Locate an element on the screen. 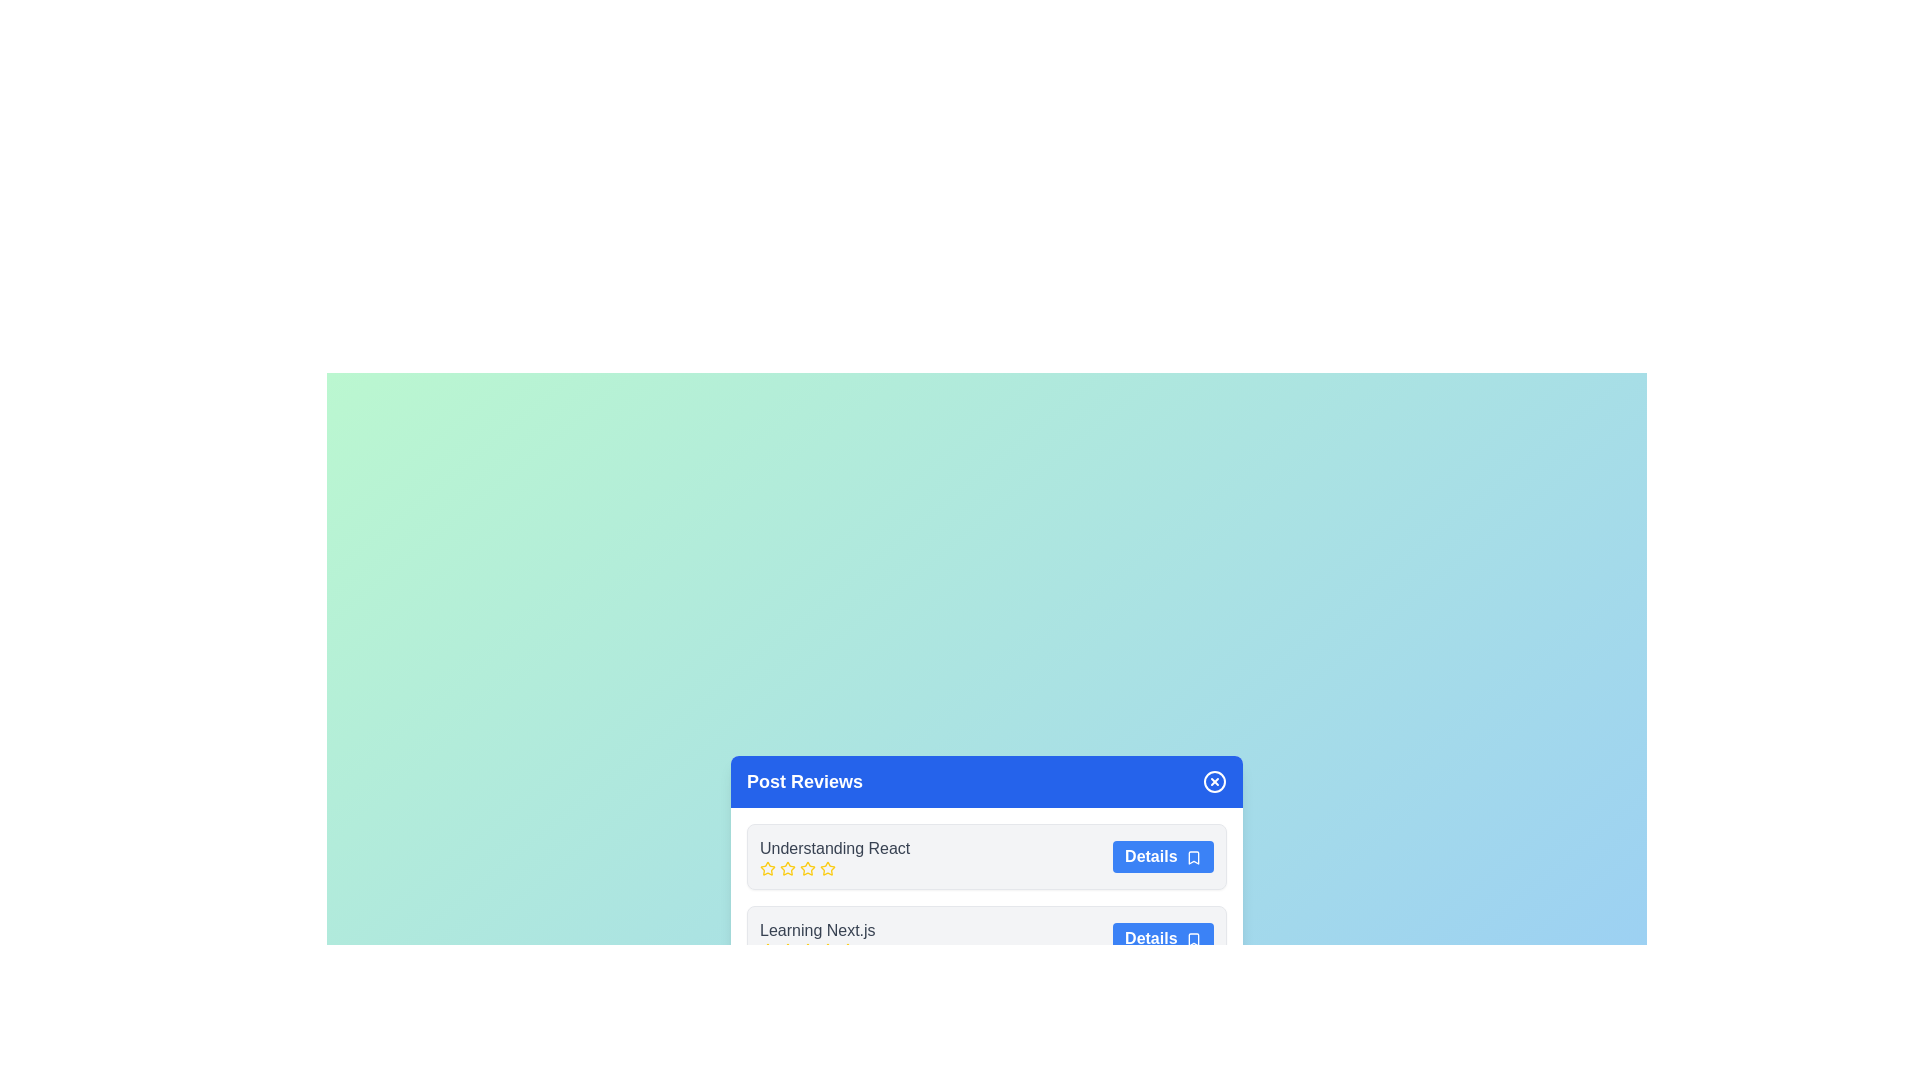  'Details' button for the post titled Understanding React is located at coordinates (1163, 855).